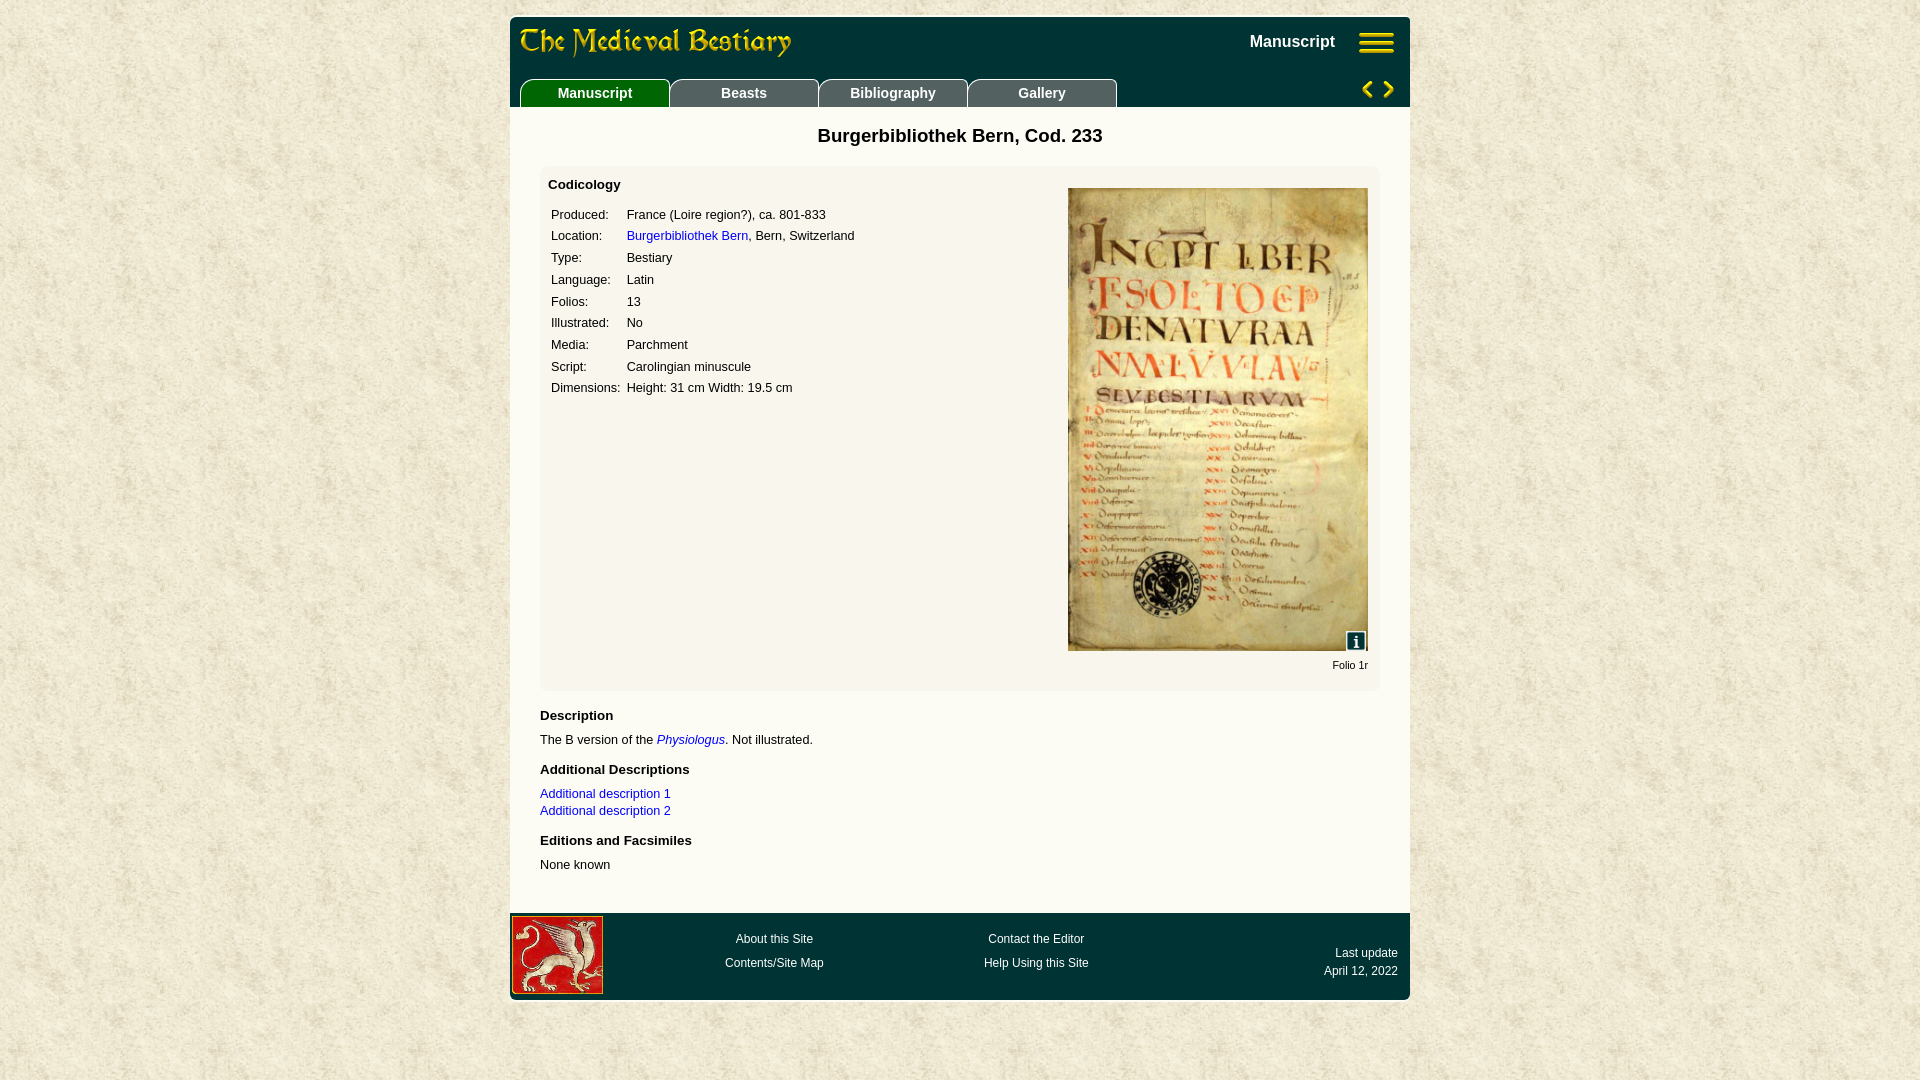 The width and height of the screenshot is (1920, 1080). What do you see at coordinates (604, 810) in the screenshot?
I see `'Additional description 2'` at bounding box center [604, 810].